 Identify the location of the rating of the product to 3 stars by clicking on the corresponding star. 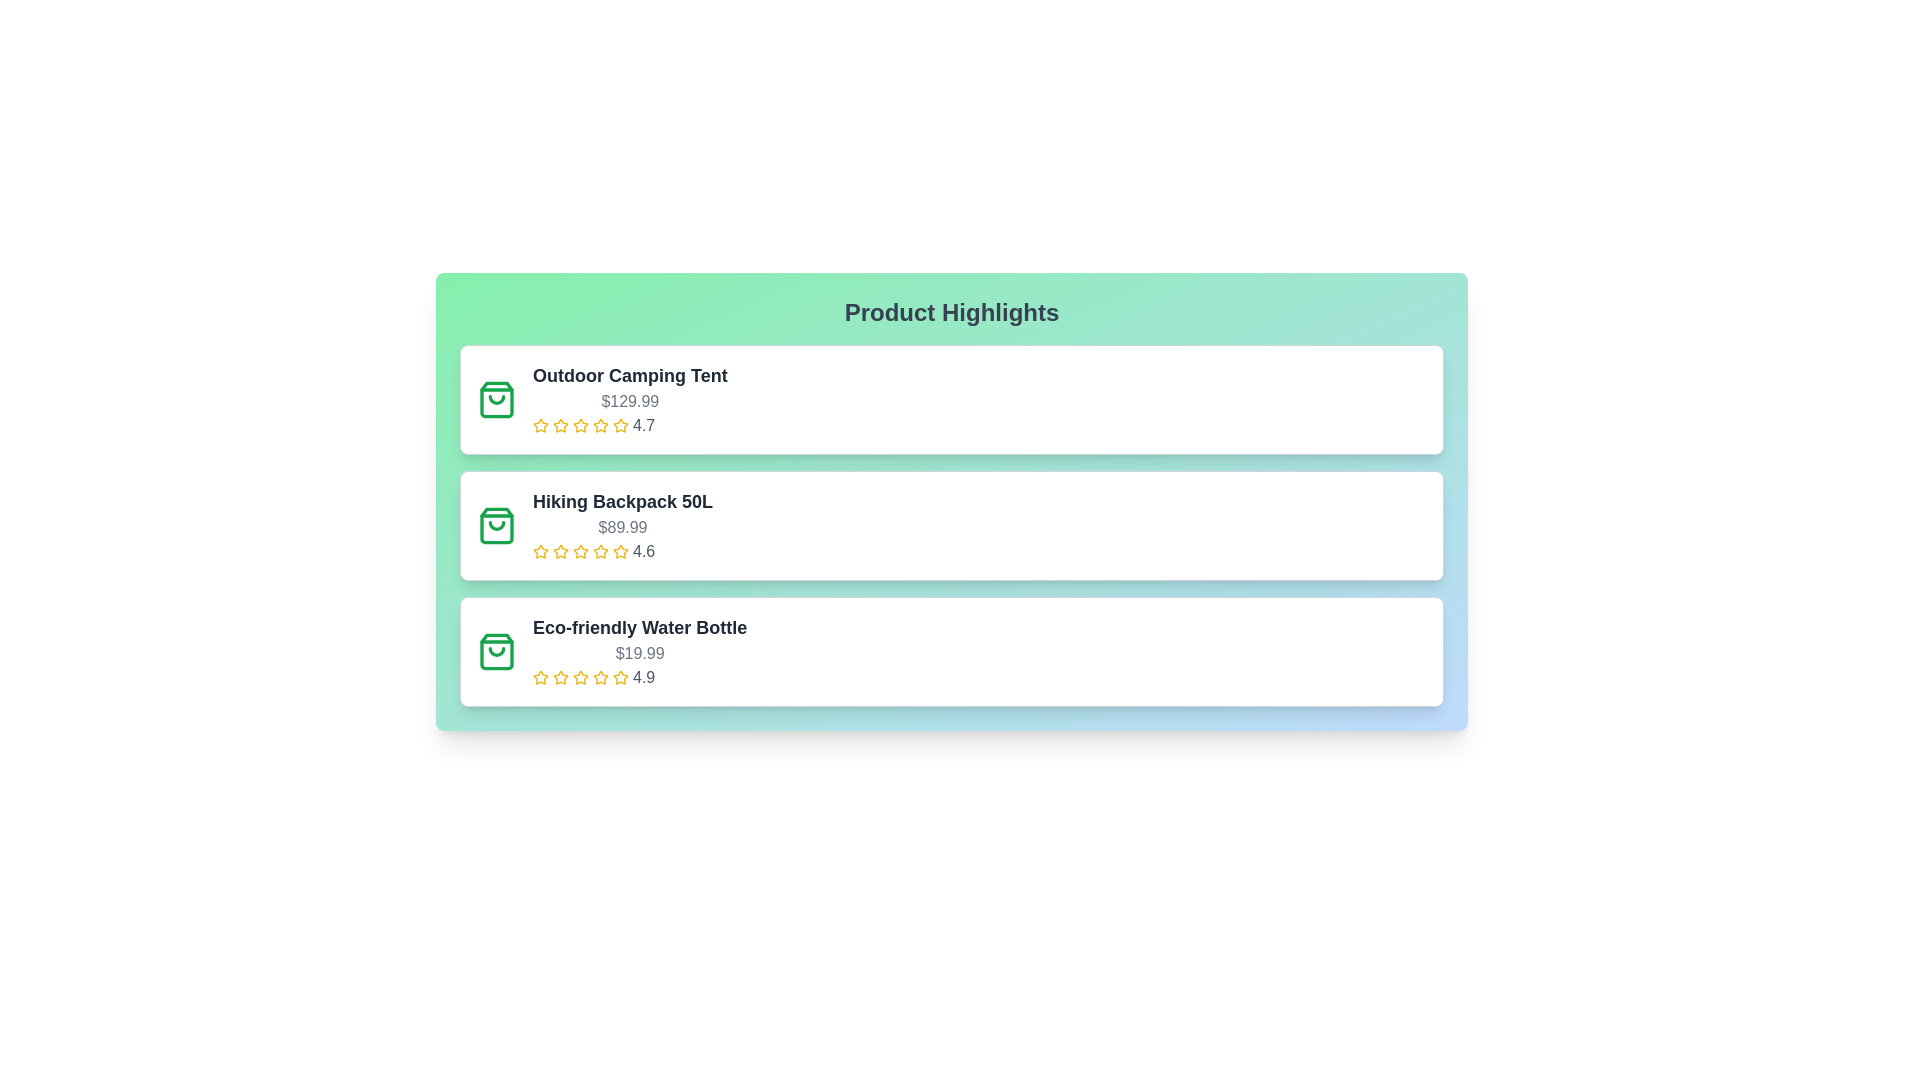
(579, 424).